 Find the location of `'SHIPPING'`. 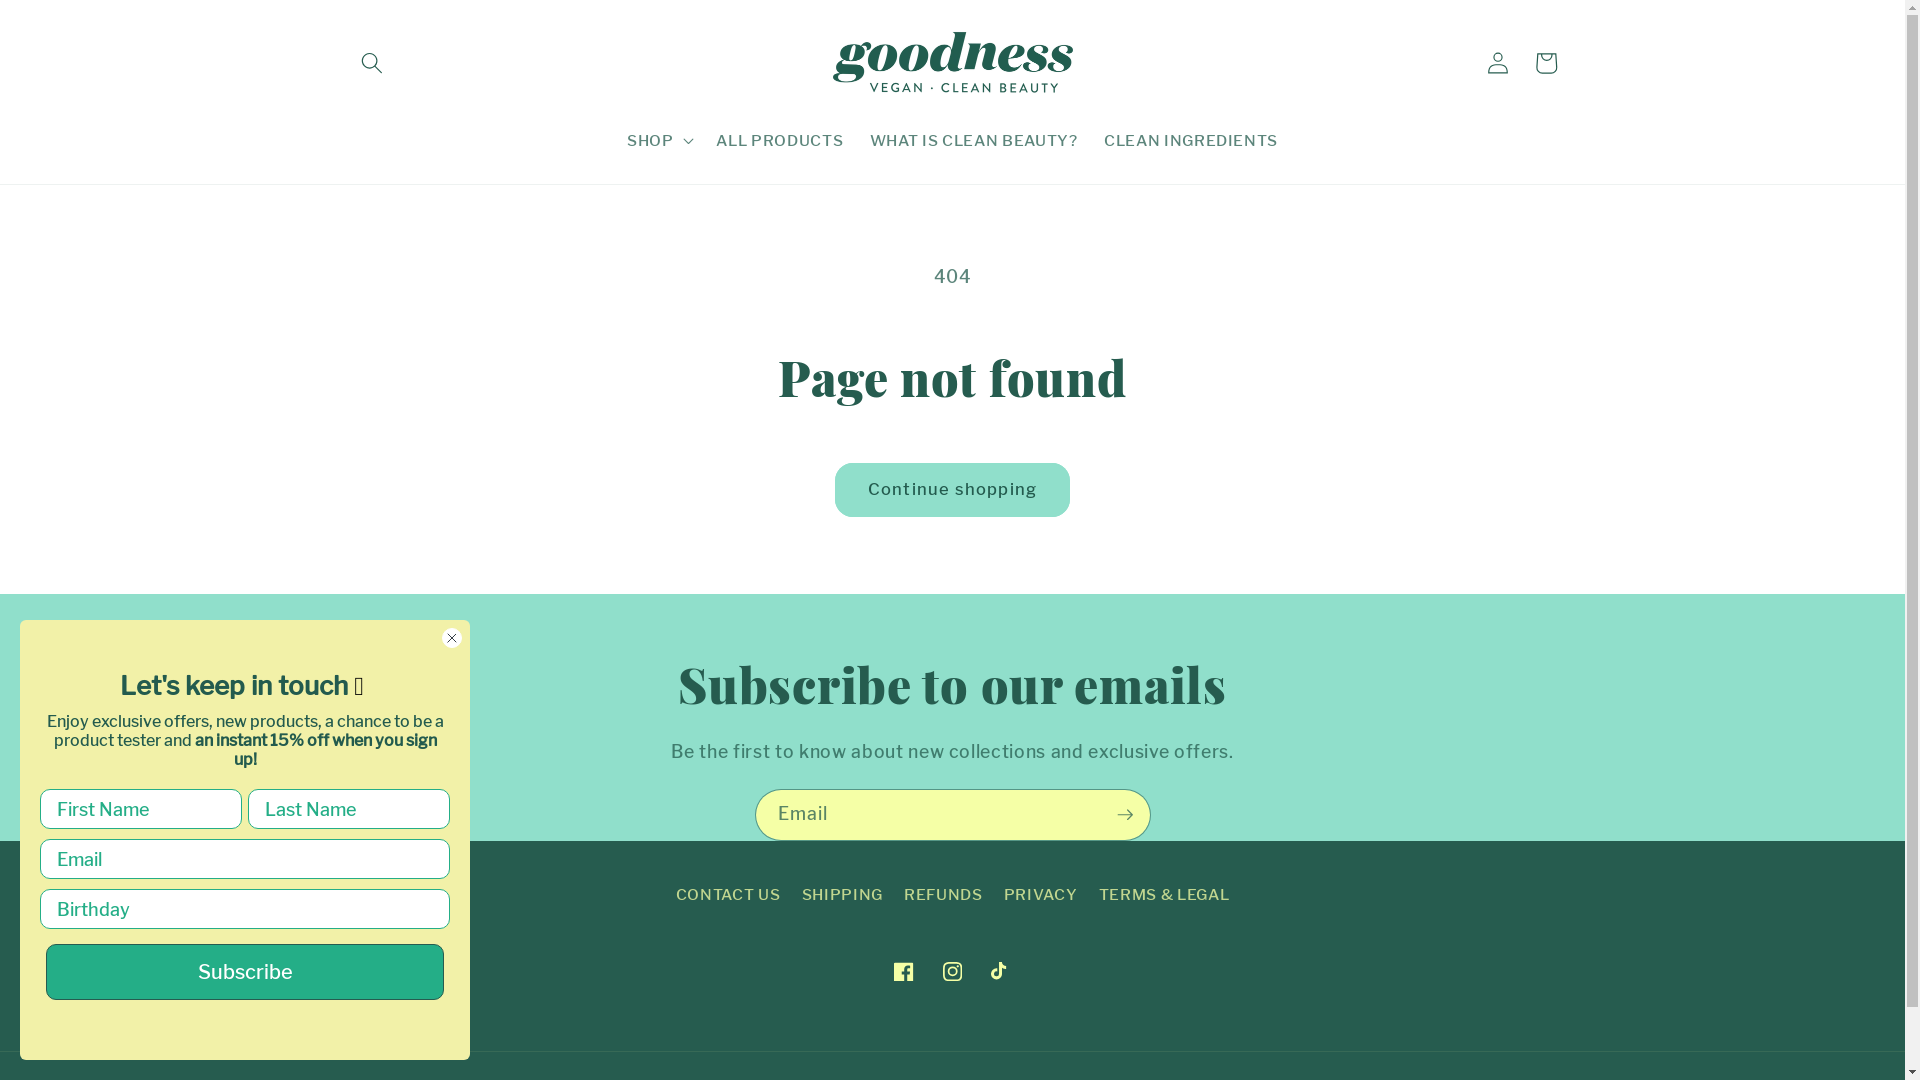

'SHIPPING' is located at coordinates (842, 894).